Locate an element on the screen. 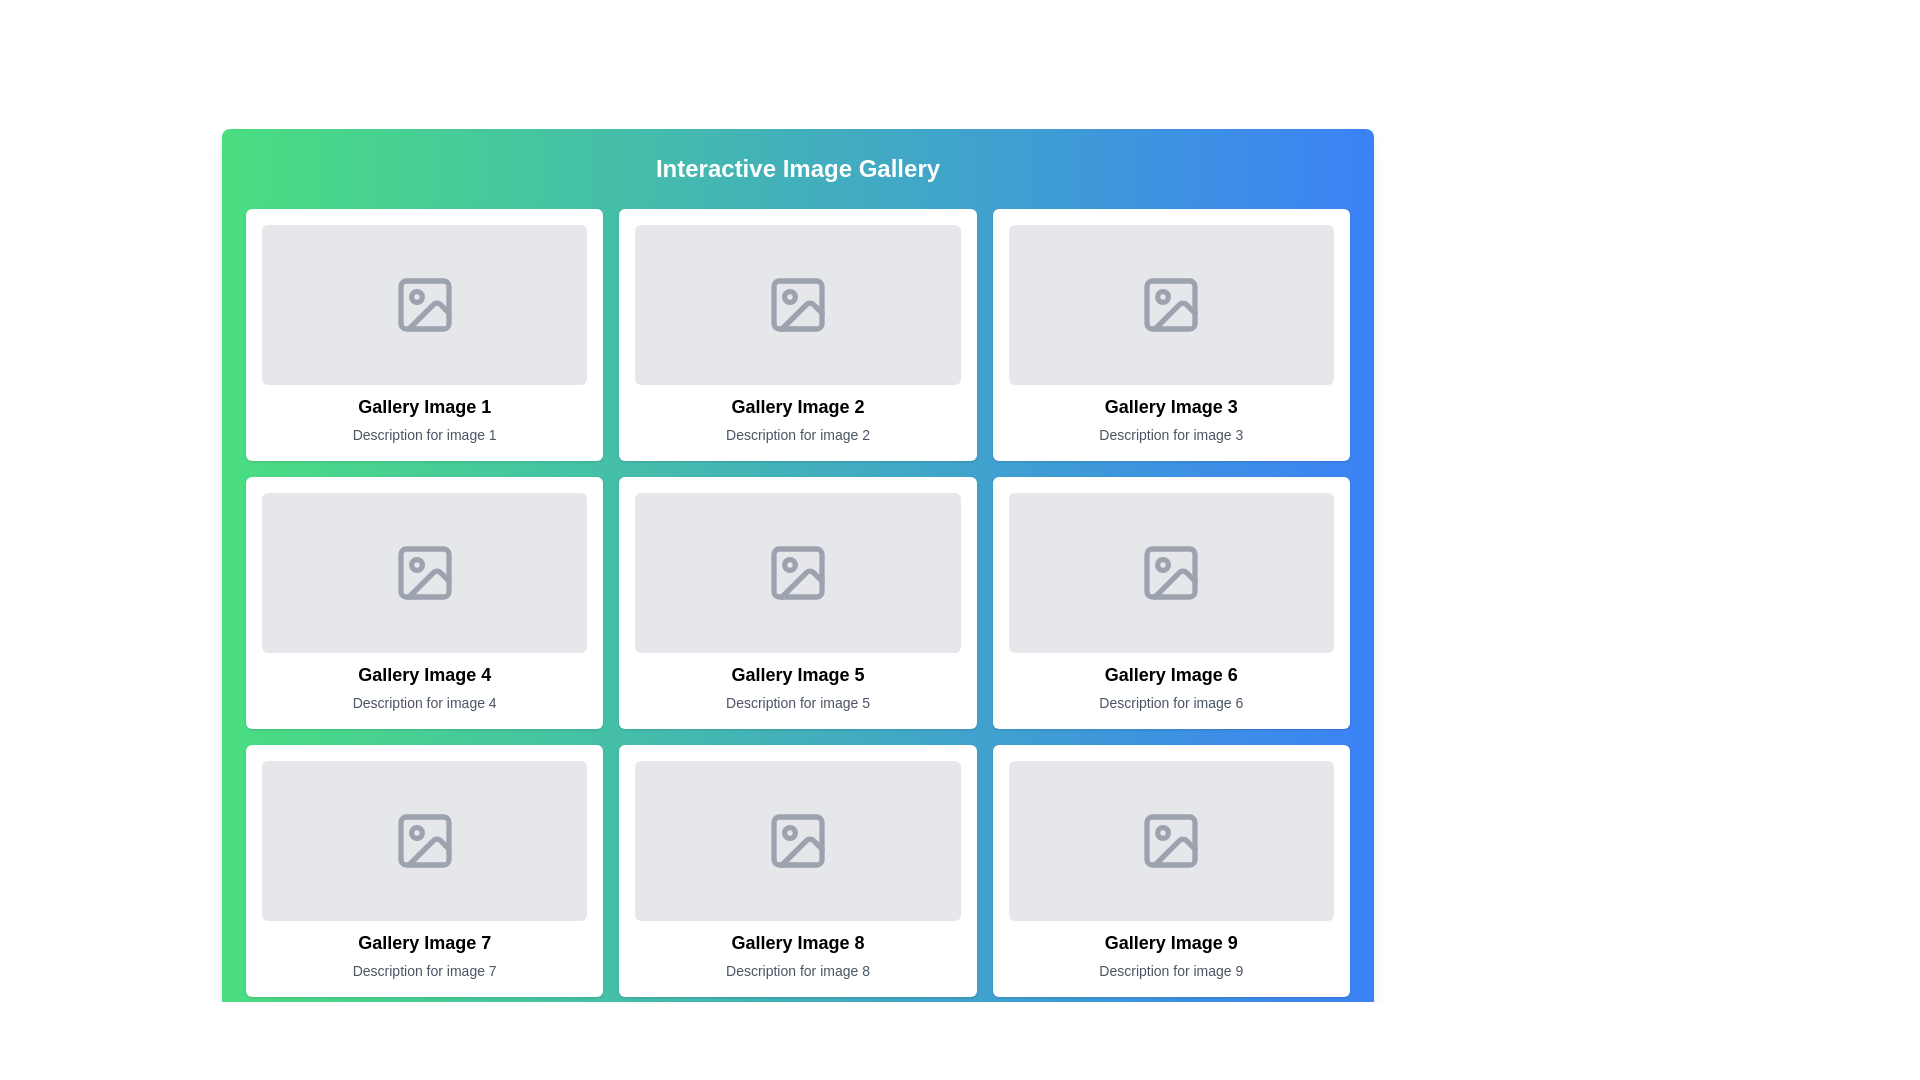 The height and width of the screenshot is (1080, 1920). the graphical marker, a small circular dot located at the center of the icon representing 'Gallery Image 8', which is part of a 3x3 grid layout is located at coordinates (788, 833).